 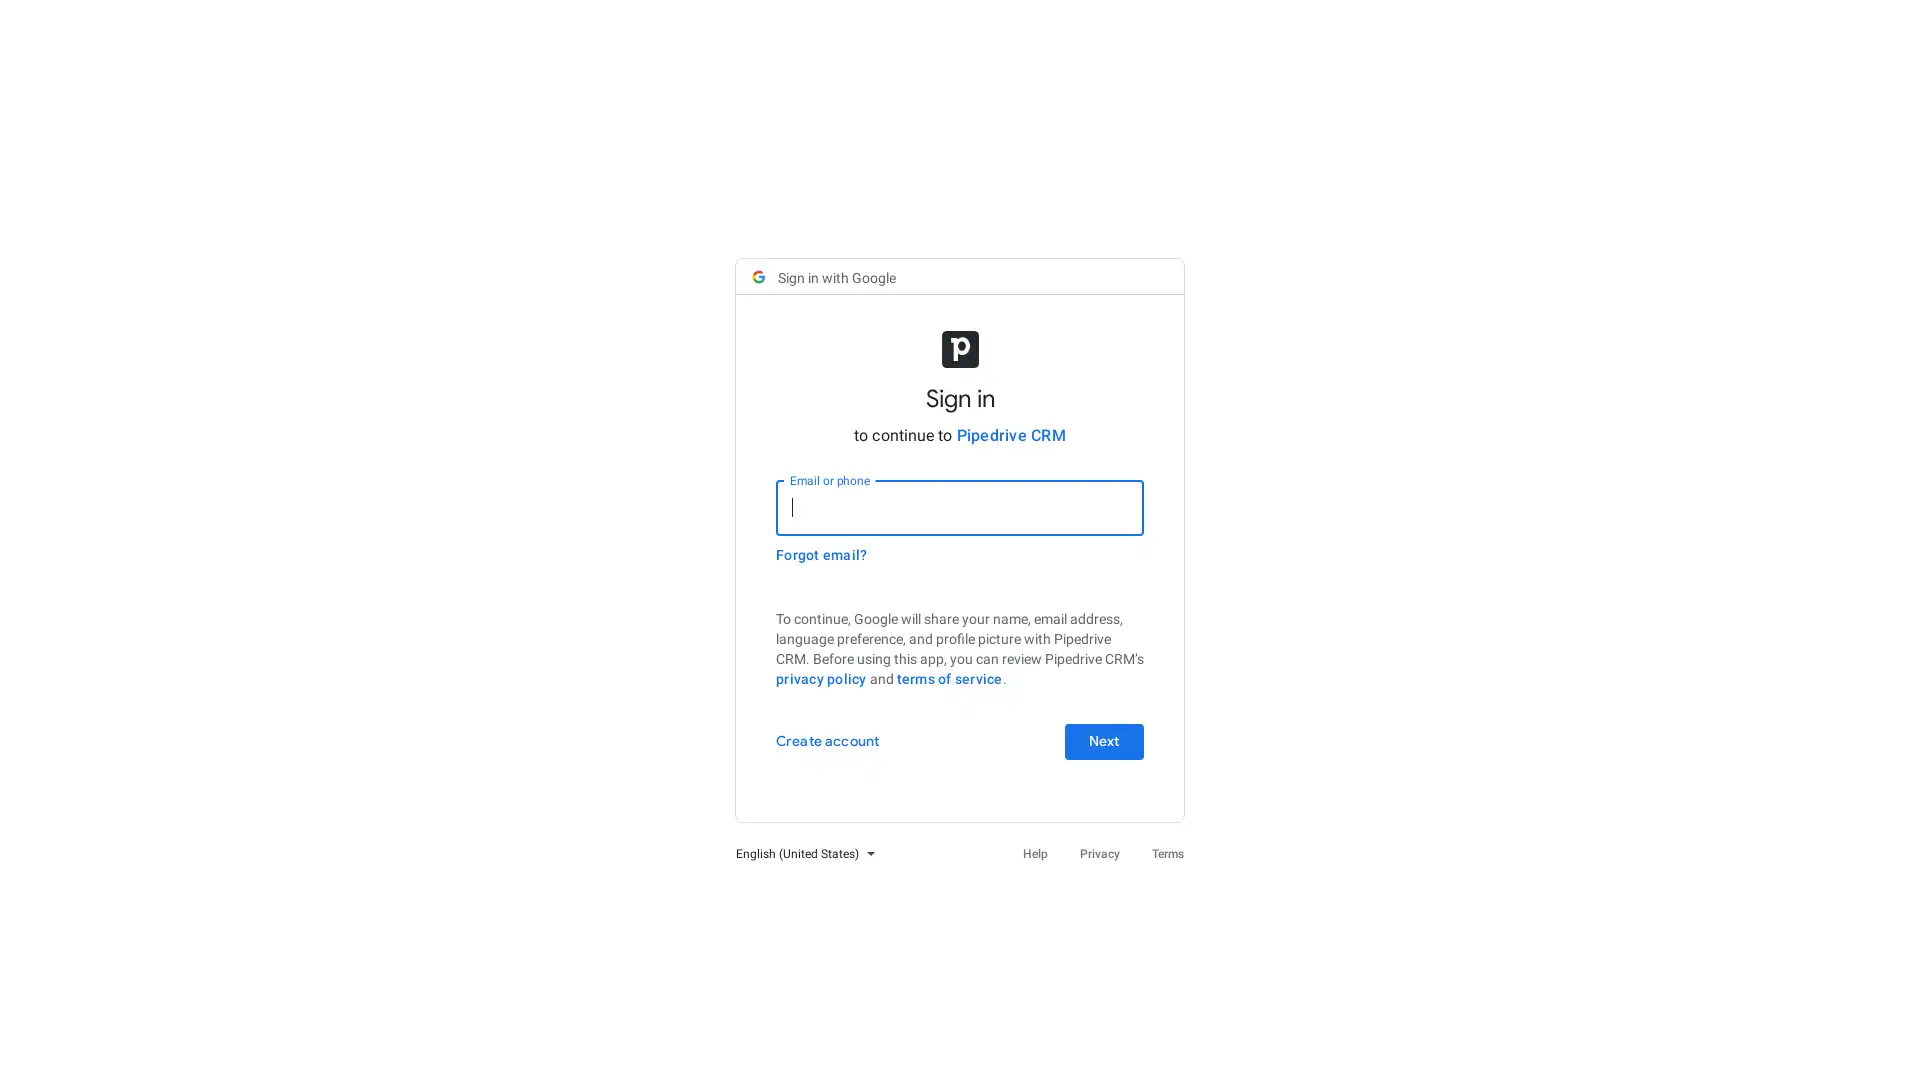 I want to click on Create account, so click(x=827, y=740).